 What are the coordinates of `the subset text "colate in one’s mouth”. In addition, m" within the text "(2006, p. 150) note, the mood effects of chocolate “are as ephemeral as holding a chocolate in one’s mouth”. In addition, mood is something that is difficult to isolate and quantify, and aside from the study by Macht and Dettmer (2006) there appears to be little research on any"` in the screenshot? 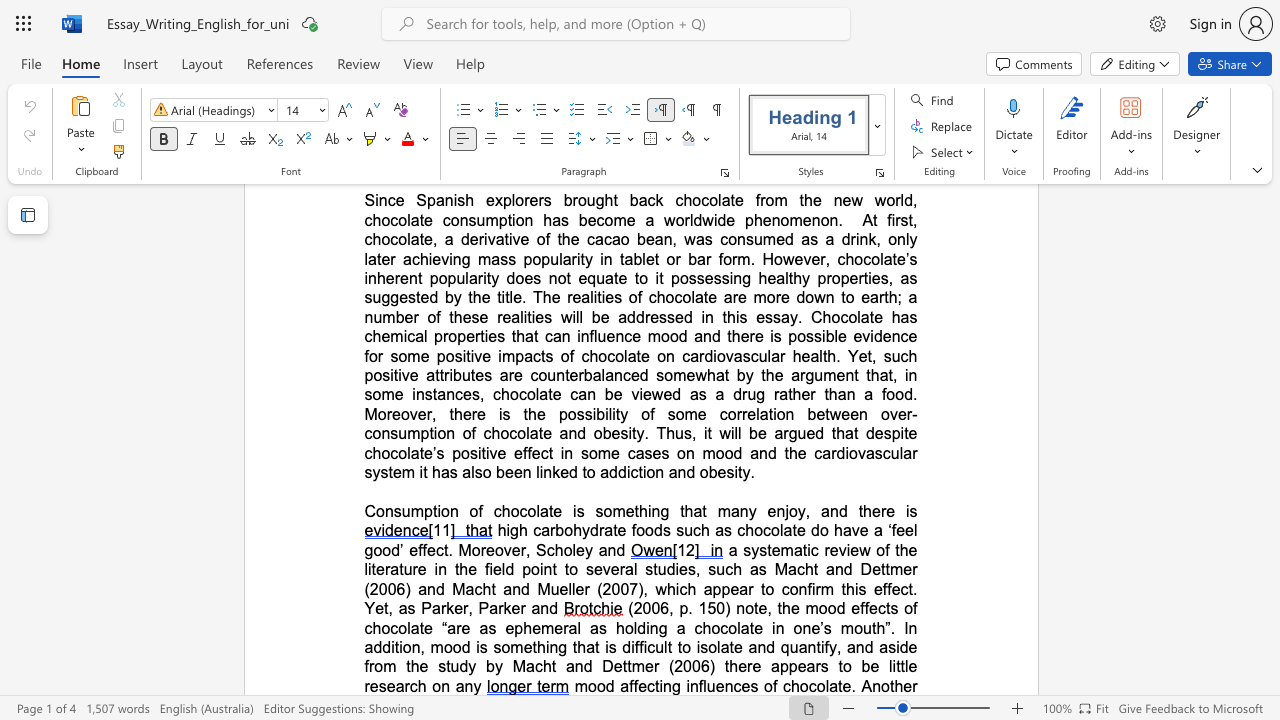 It's located at (720, 627).